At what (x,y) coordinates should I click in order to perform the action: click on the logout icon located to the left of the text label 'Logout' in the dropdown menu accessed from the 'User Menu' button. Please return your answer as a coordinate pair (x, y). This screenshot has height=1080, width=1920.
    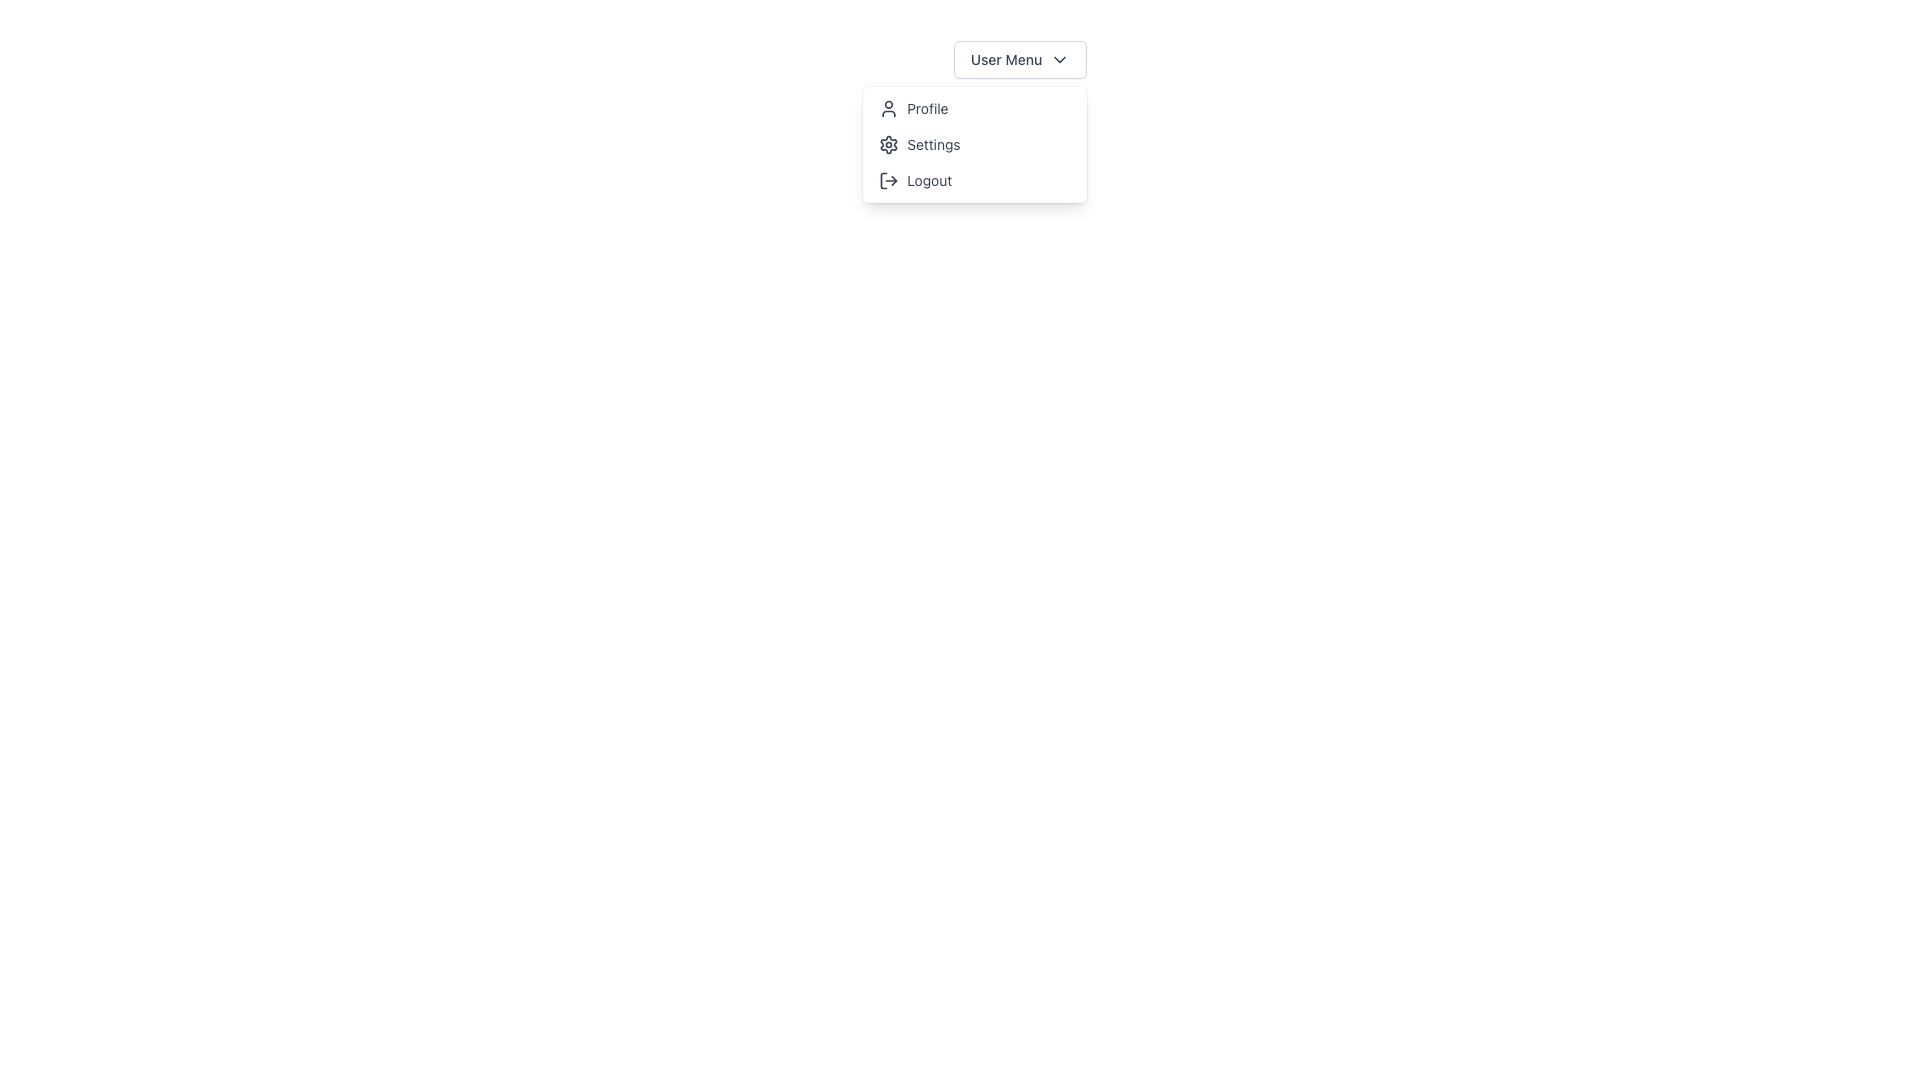
    Looking at the image, I should click on (888, 181).